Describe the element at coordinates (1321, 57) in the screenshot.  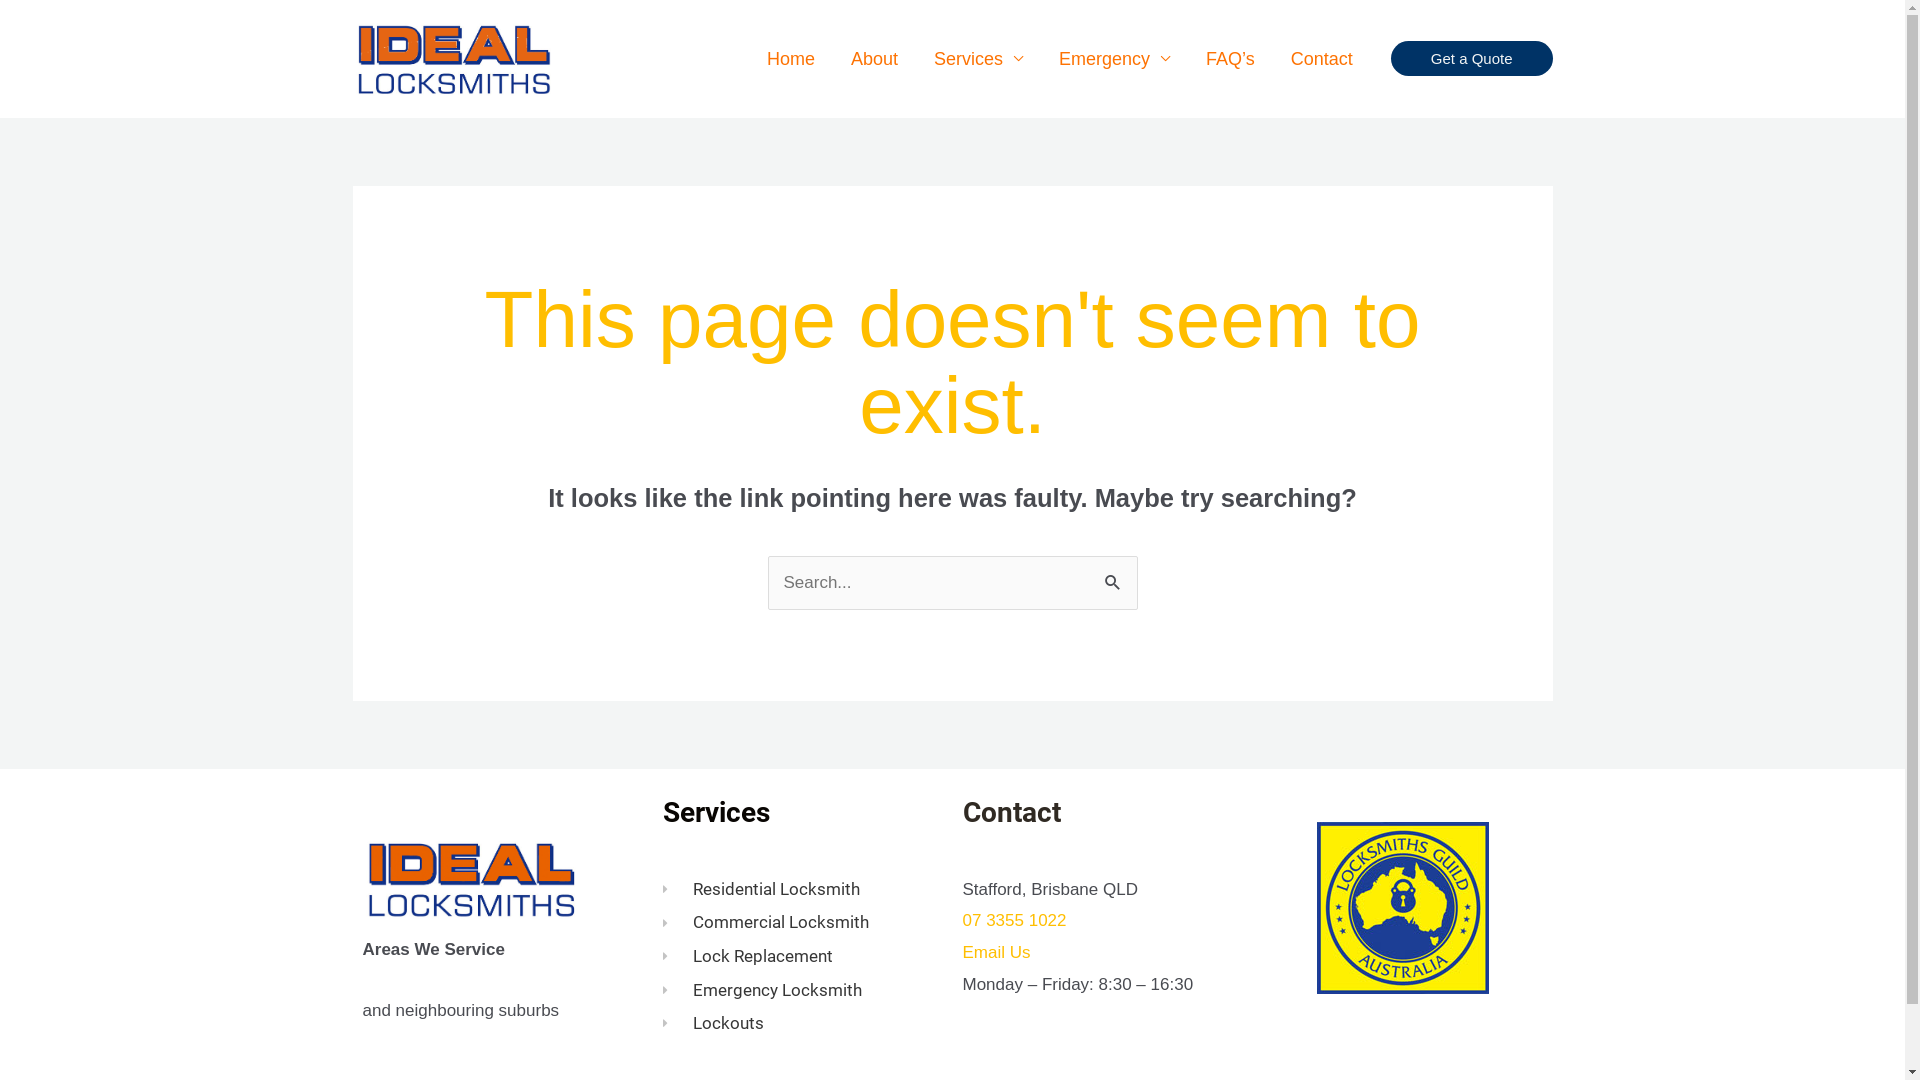
I see `'Contact'` at that location.